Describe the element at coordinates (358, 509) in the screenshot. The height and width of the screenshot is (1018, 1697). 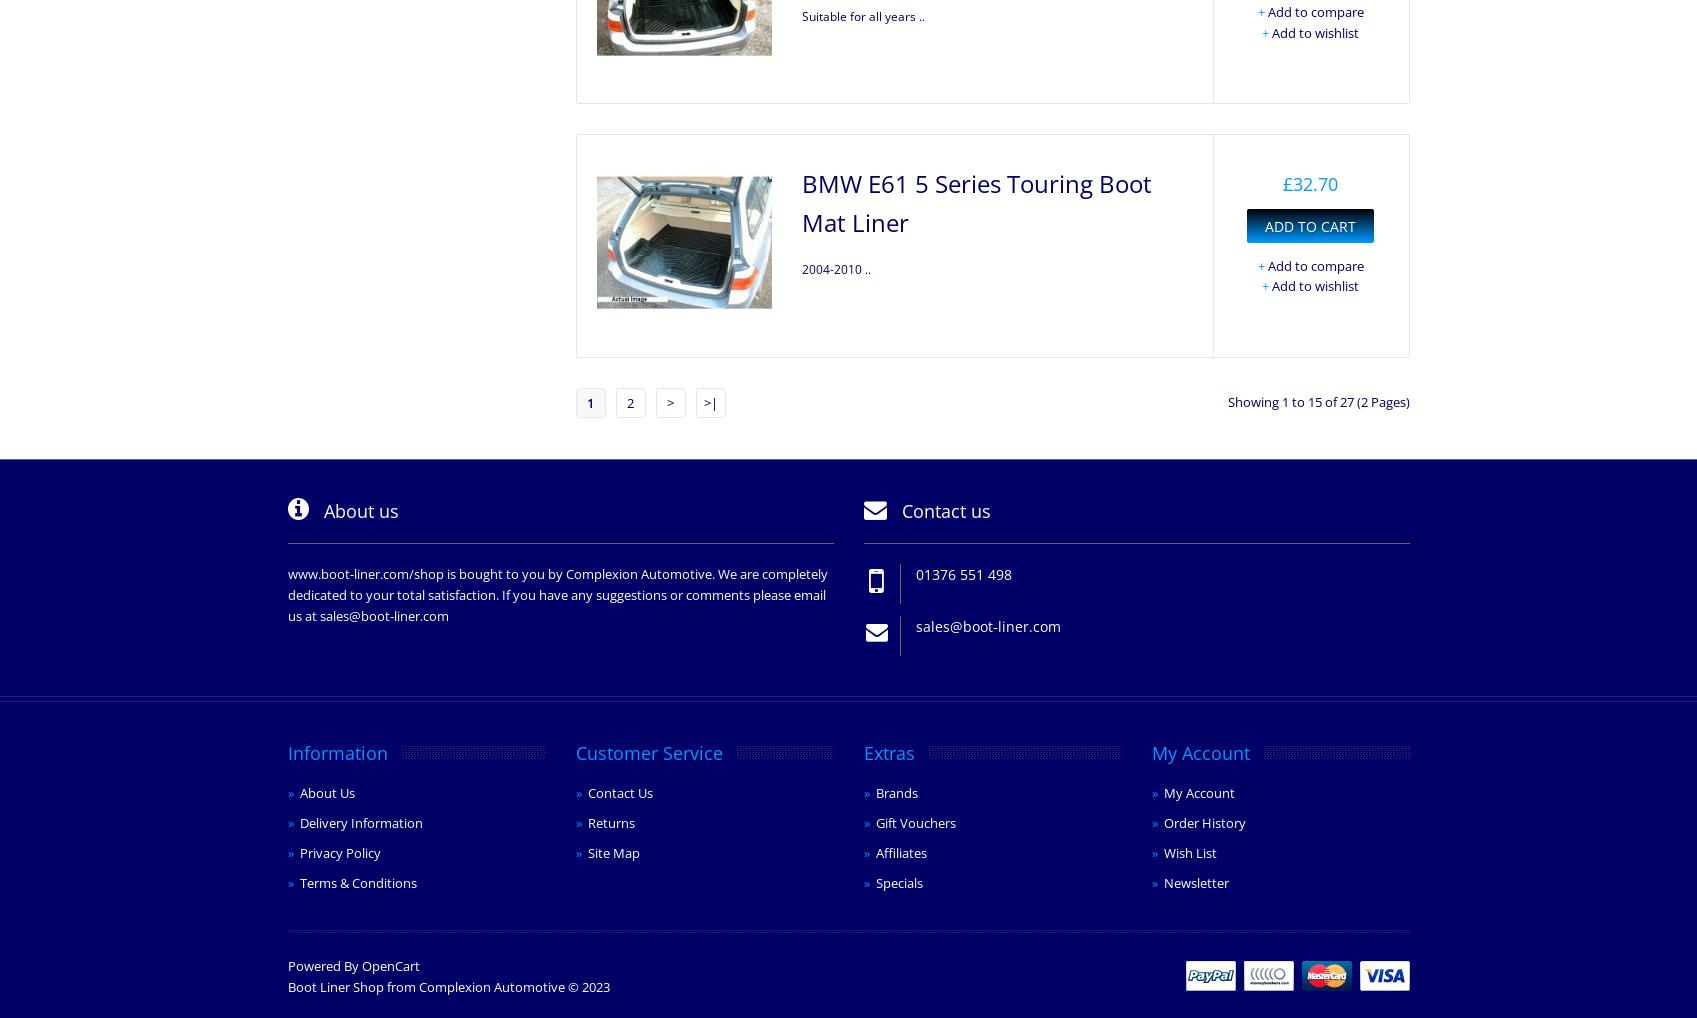
I see `'About us'` at that location.